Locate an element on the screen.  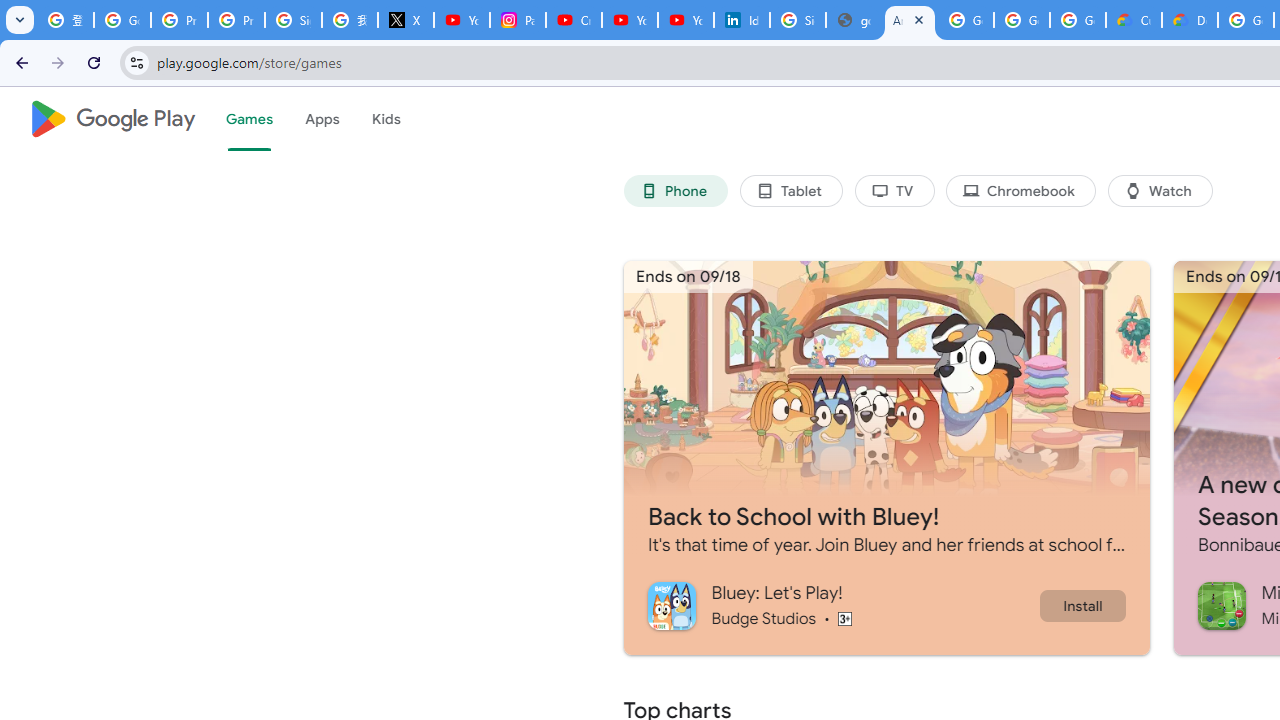
'YouTube Content Monetization Policies - How YouTube Works' is located at coordinates (461, 20).